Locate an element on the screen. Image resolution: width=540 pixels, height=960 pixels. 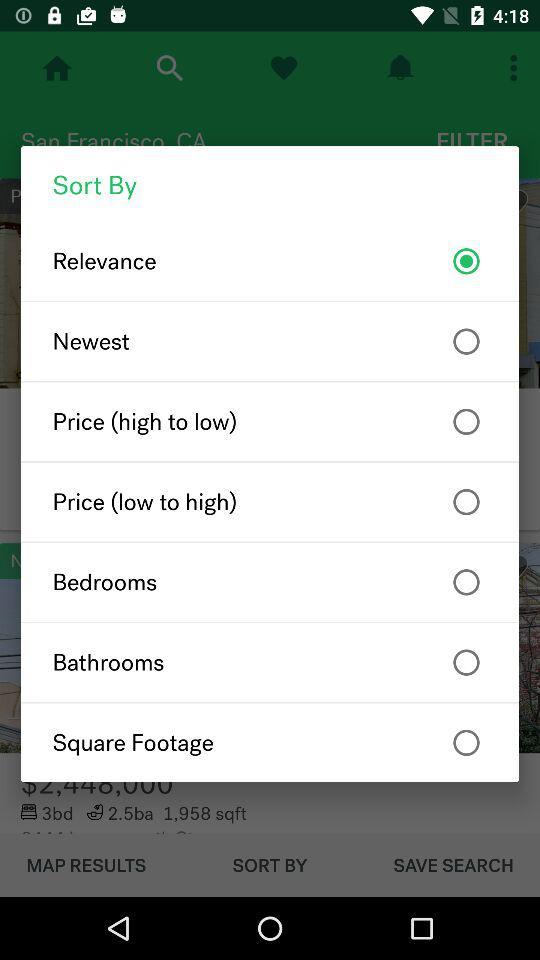
icon above newest item is located at coordinates (270, 260).